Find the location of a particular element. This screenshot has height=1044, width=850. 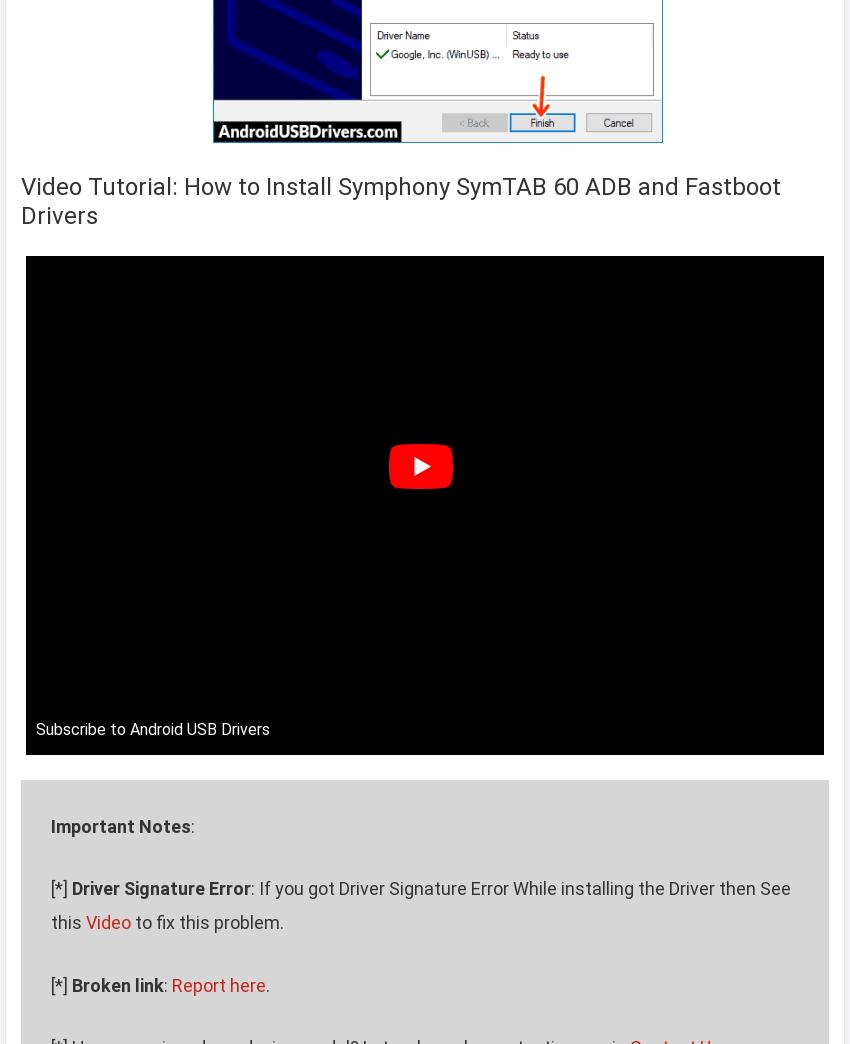

'Video Tutorial: How to Install Symphony SymTAB 60 ADB and Fastboot Drivers' is located at coordinates (401, 201).